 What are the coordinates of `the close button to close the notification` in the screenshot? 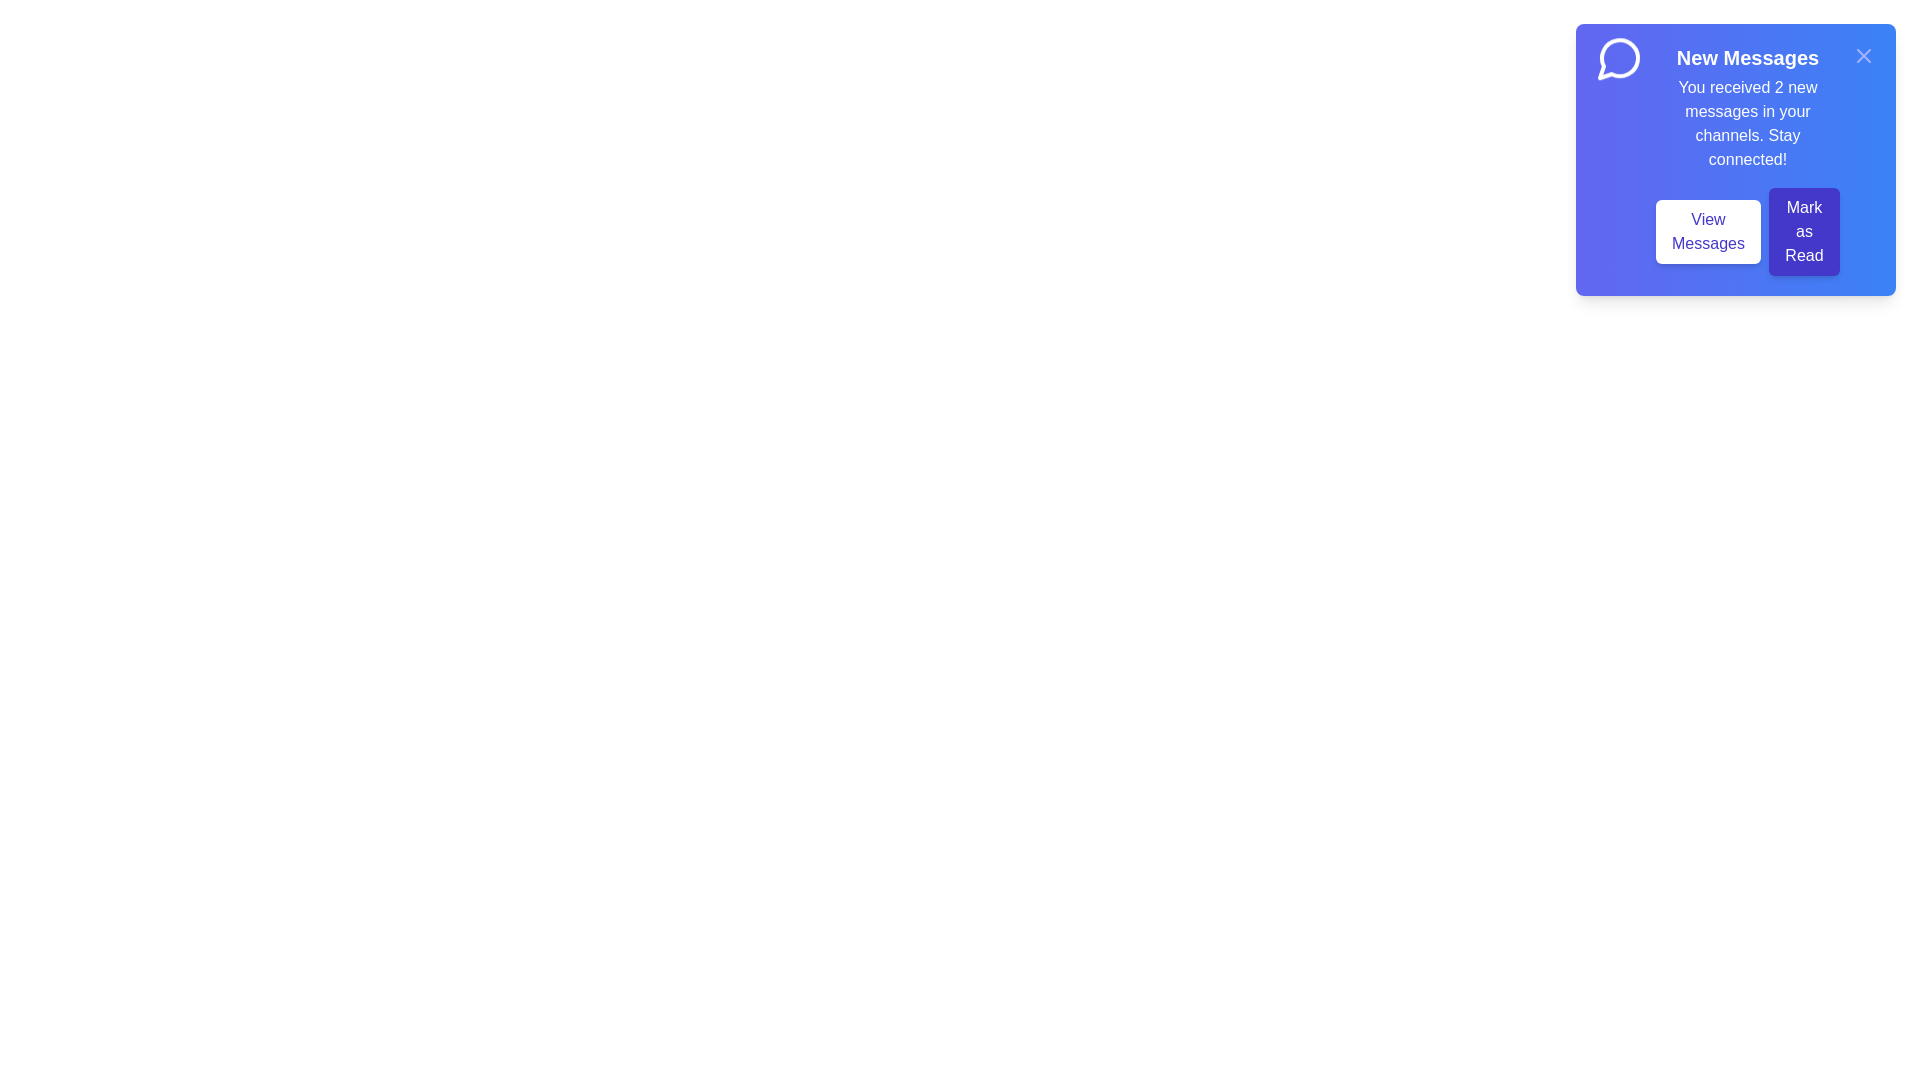 It's located at (1862, 55).